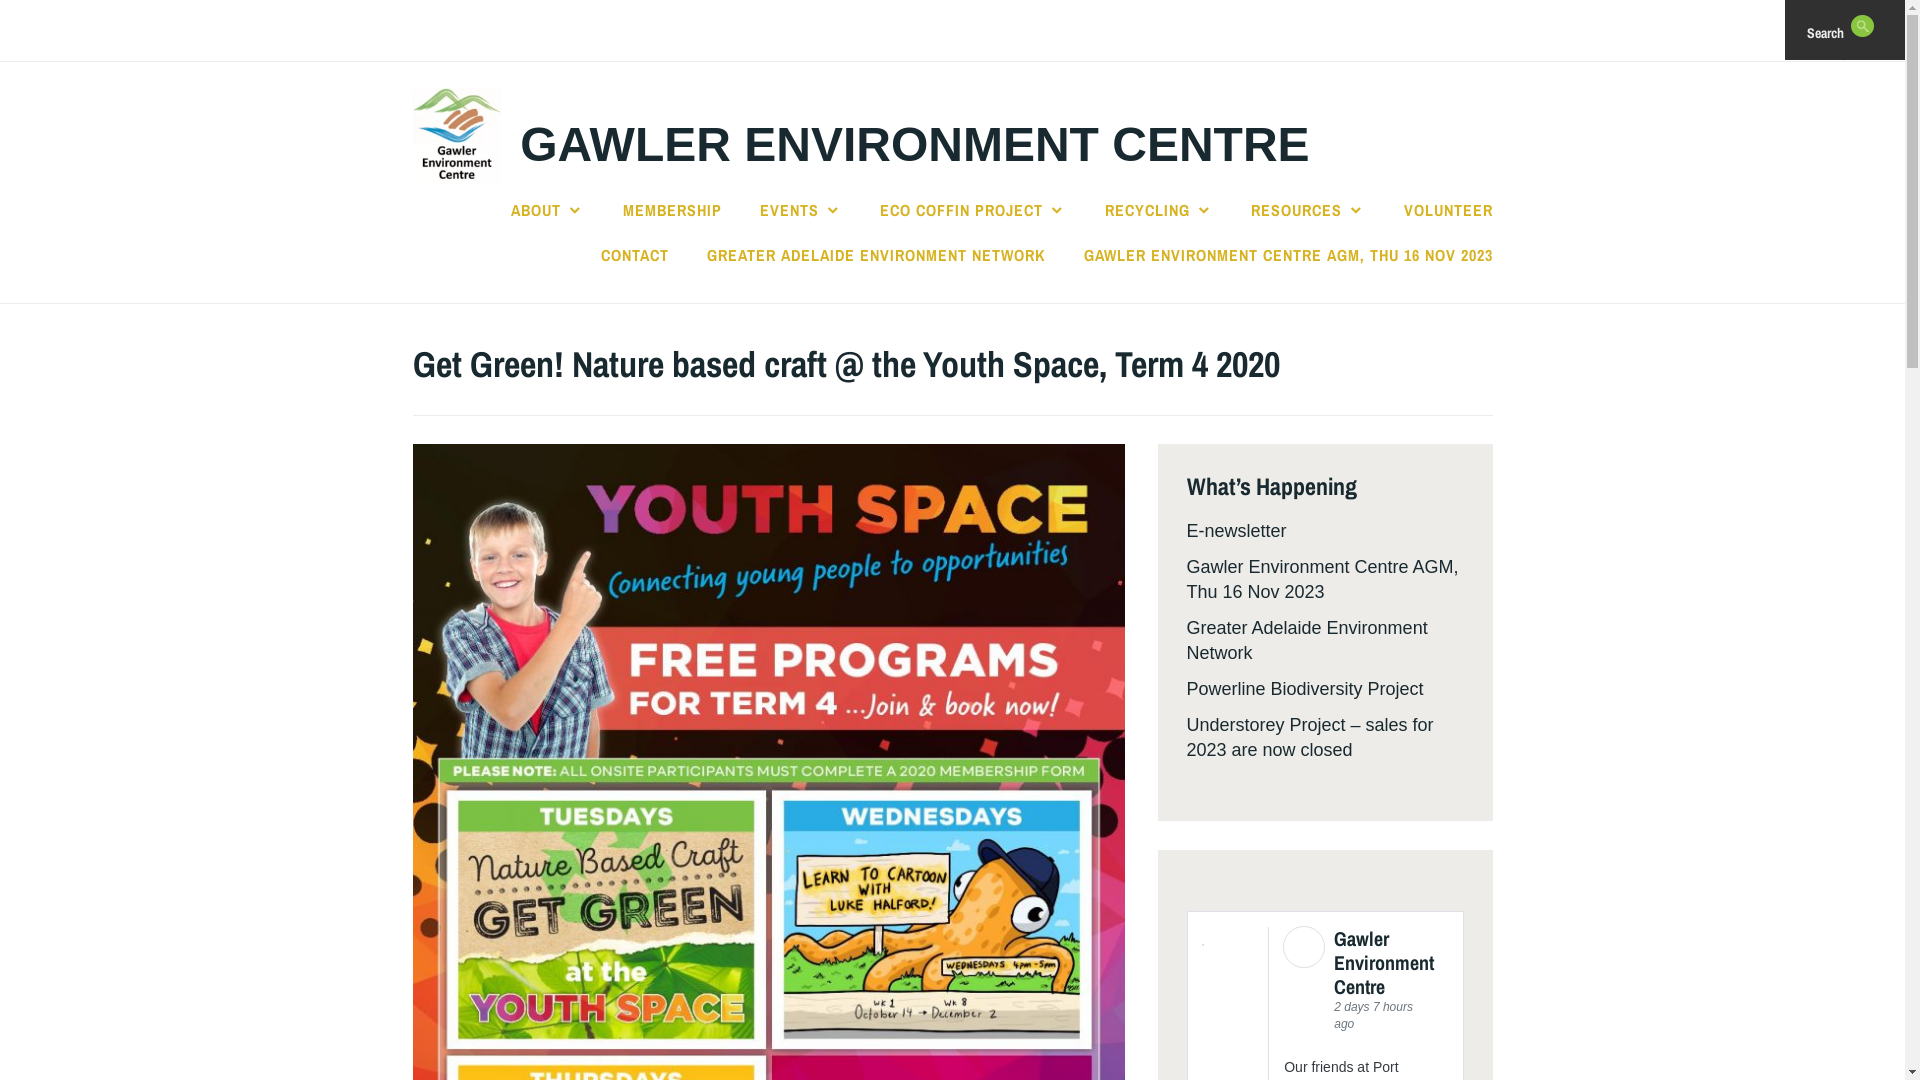 The height and width of the screenshot is (1080, 1920). I want to click on 'RESOURCES', so click(1308, 209).